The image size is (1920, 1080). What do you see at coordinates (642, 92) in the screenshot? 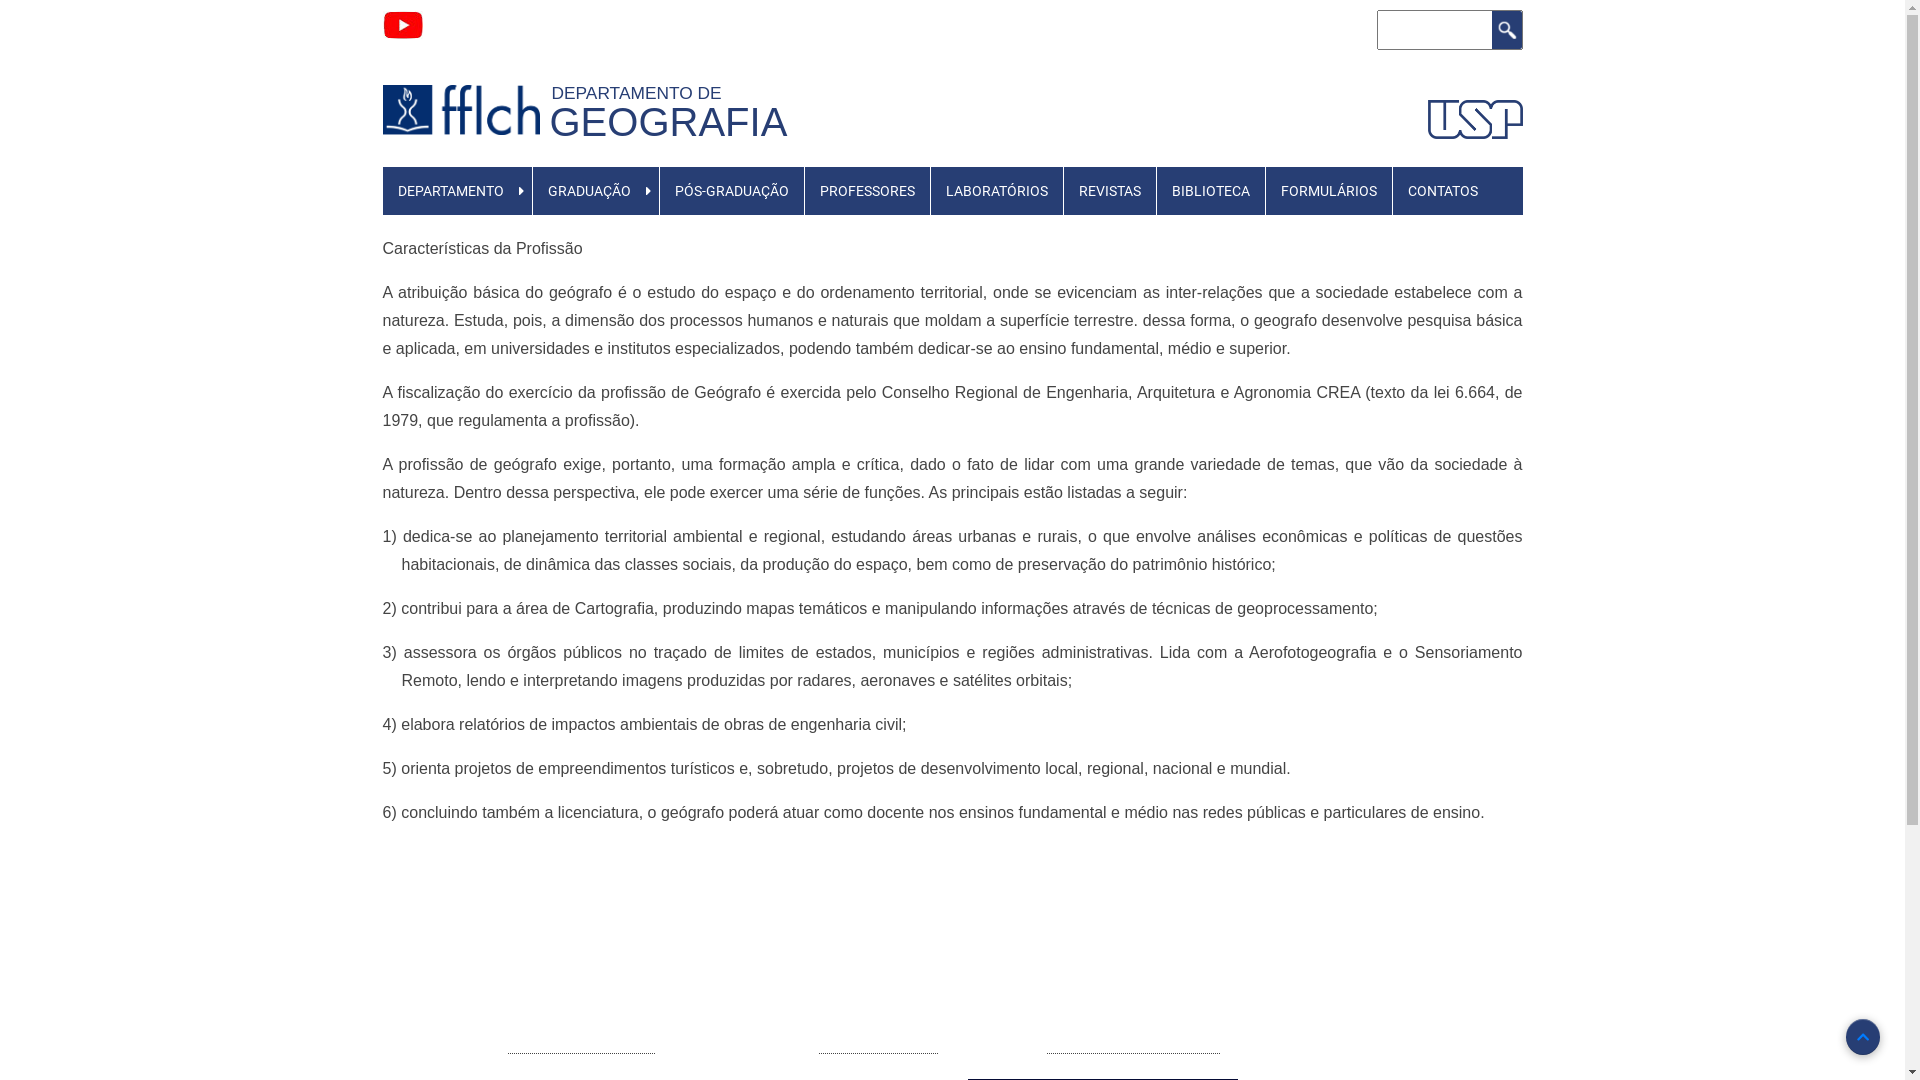
I see `'DEPARTAMENTO DE  '` at bounding box center [642, 92].